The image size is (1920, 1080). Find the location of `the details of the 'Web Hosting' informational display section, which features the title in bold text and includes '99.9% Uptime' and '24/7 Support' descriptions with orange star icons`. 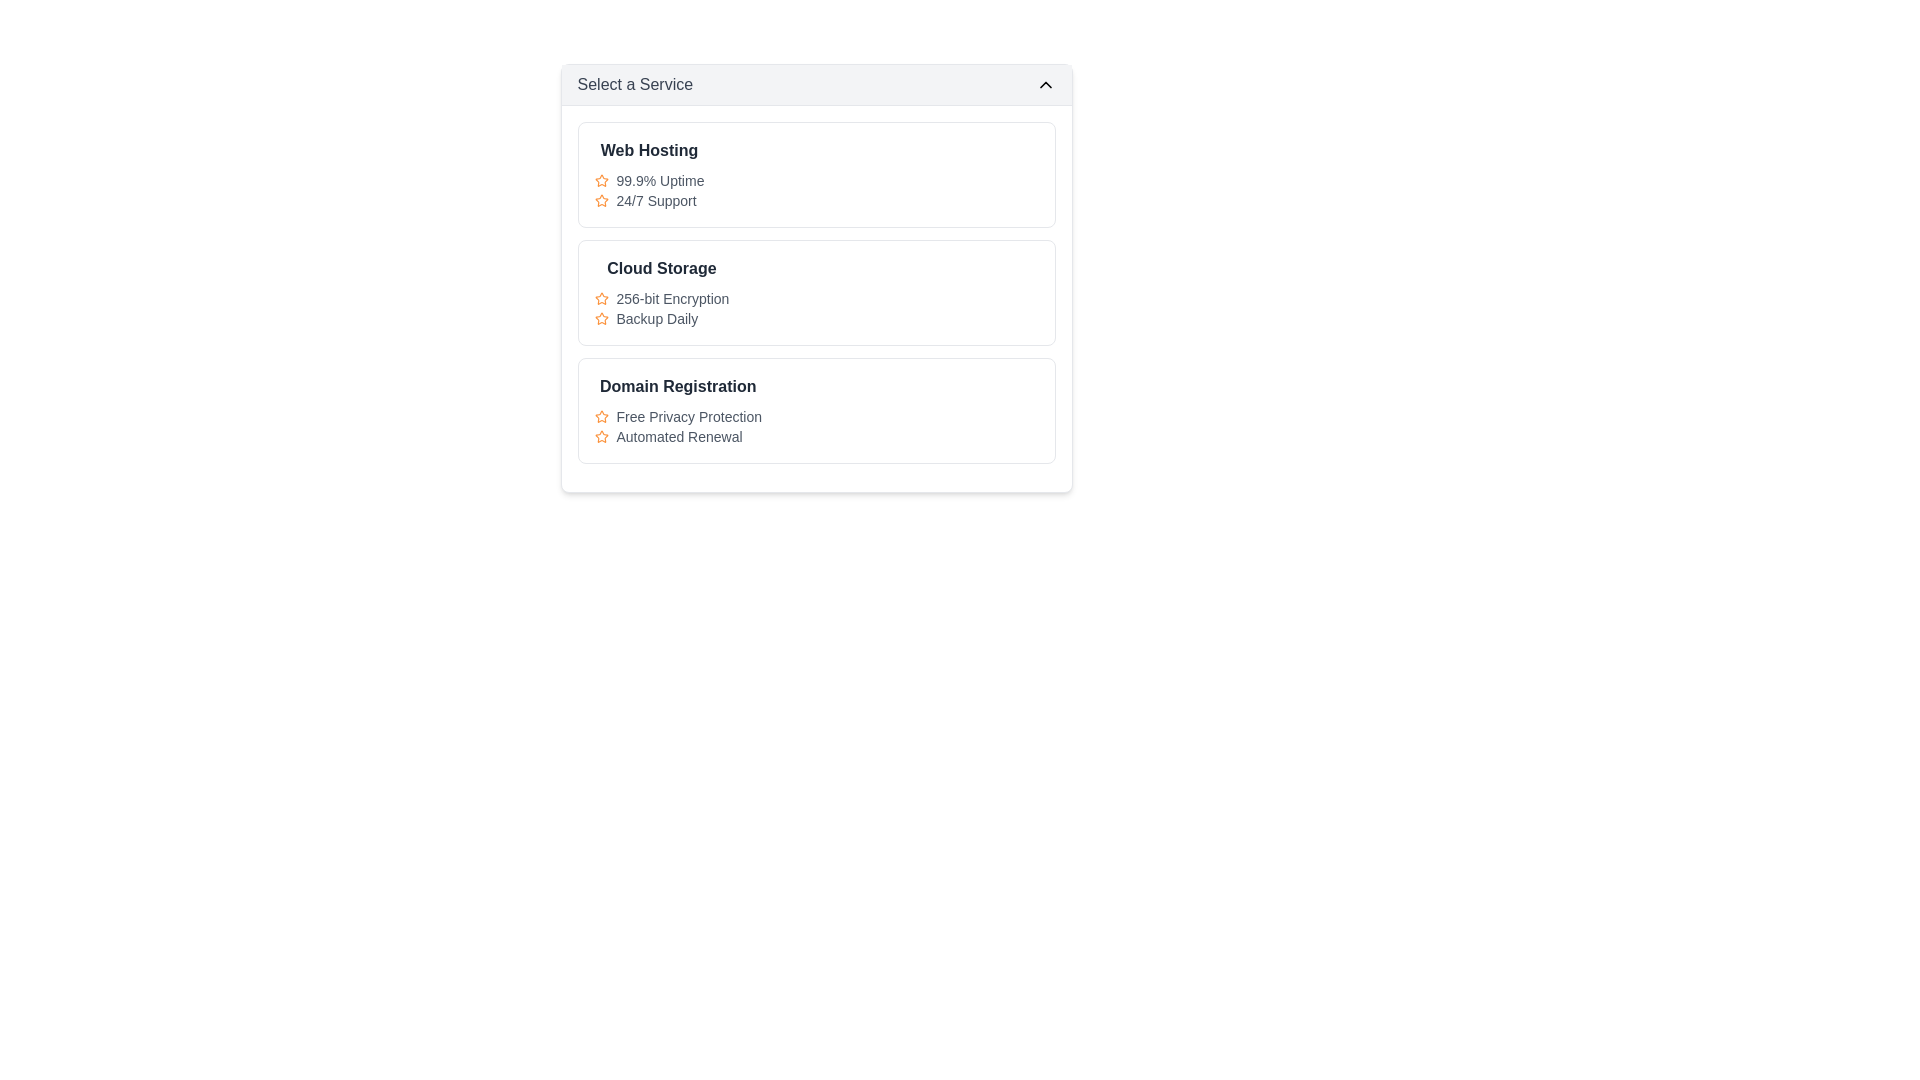

the details of the 'Web Hosting' informational display section, which features the title in bold text and includes '99.9% Uptime' and '24/7 Support' descriptions with orange star icons is located at coordinates (649, 173).